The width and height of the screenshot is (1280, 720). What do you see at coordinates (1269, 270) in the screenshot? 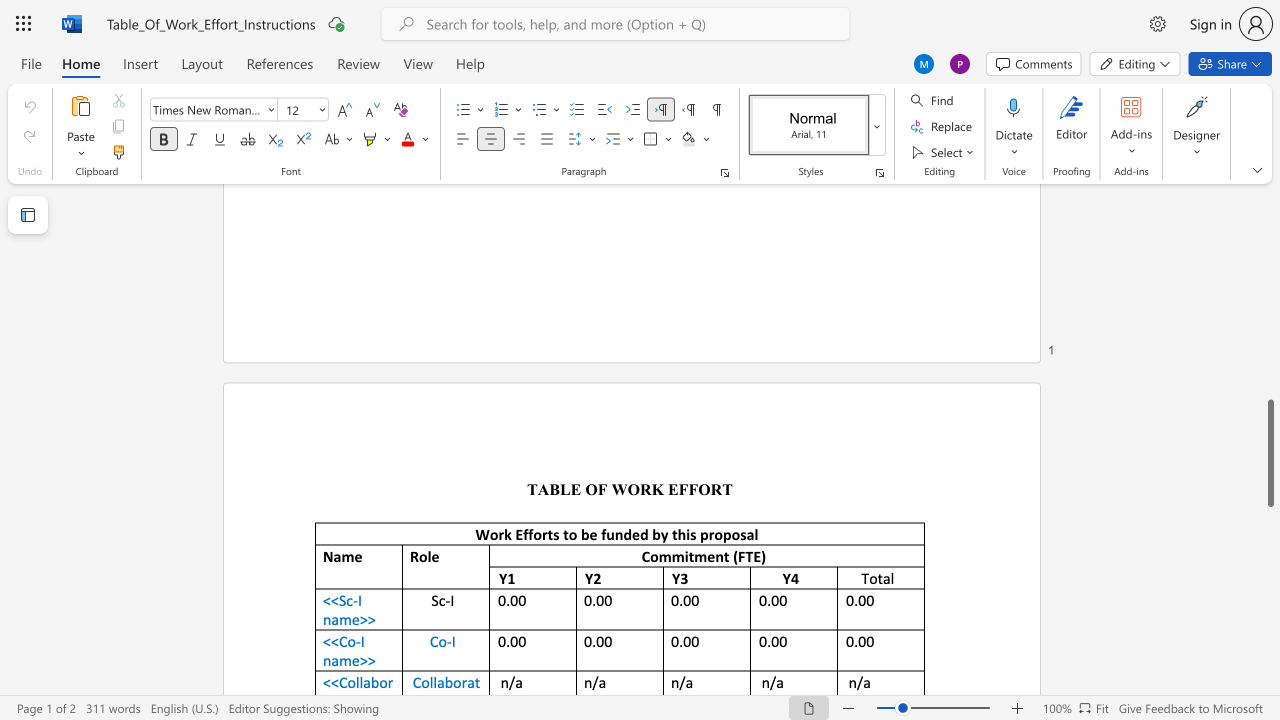
I see `the scrollbar on the right to shift the page higher` at bounding box center [1269, 270].